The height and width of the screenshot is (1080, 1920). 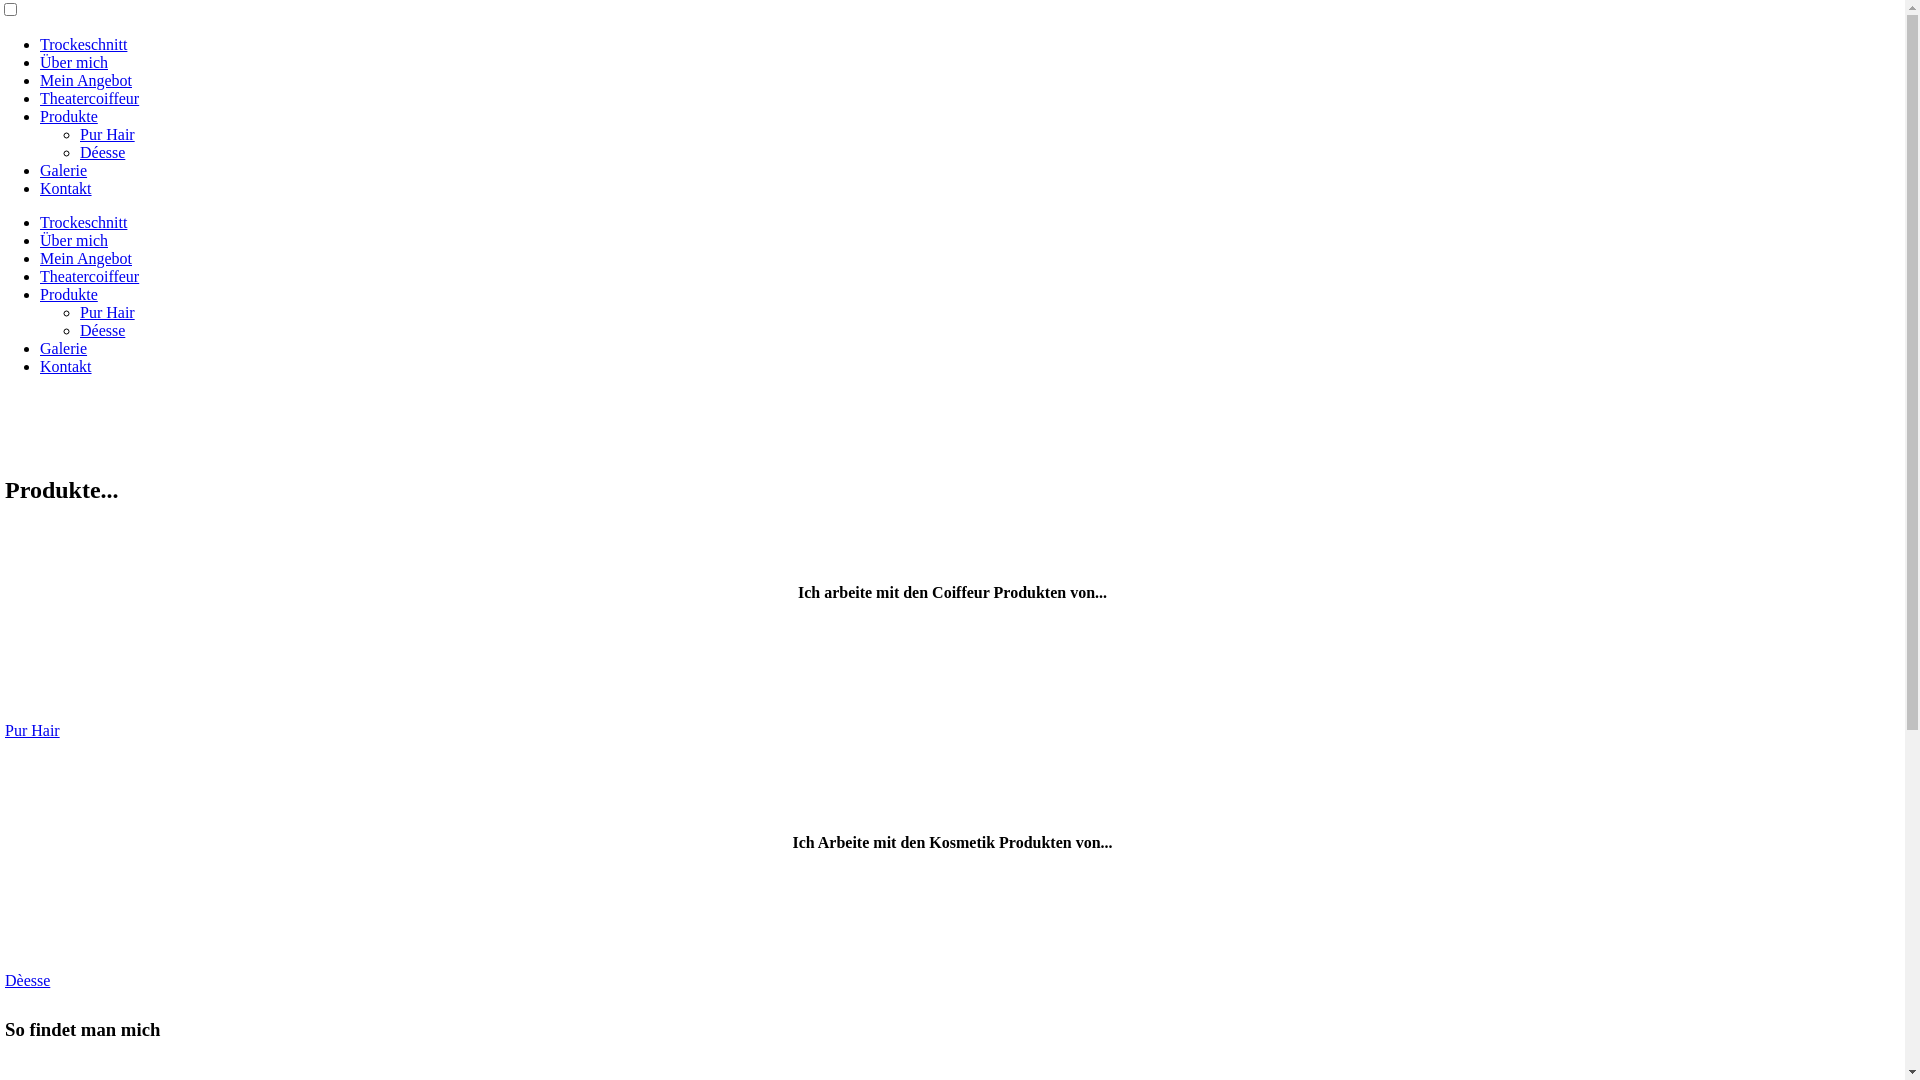 What do you see at coordinates (82, 222) in the screenshot?
I see `'Trockeschnitt'` at bounding box center [82, 222].